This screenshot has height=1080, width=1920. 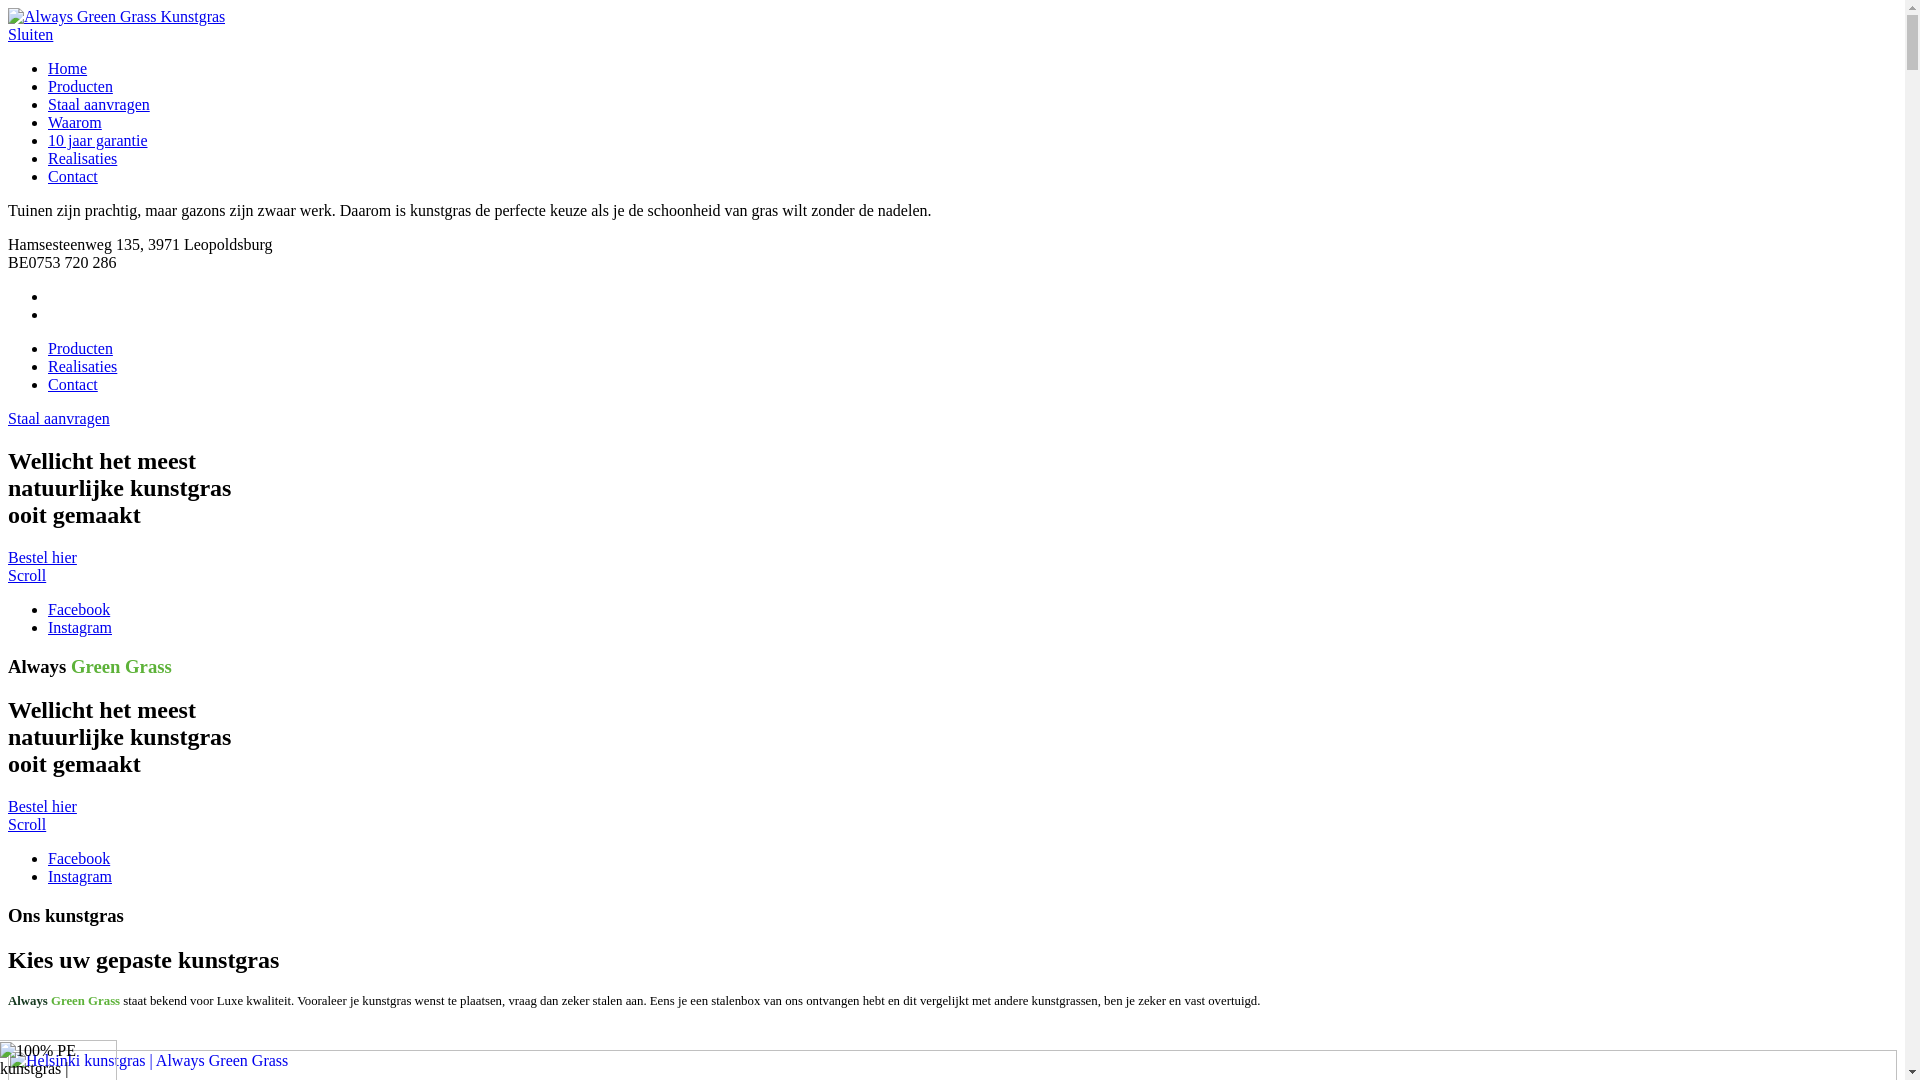 What do you see at coordinates (81, 157) in the screenshot?
I see `'Realisaties'` at bounding box center [81, 157].